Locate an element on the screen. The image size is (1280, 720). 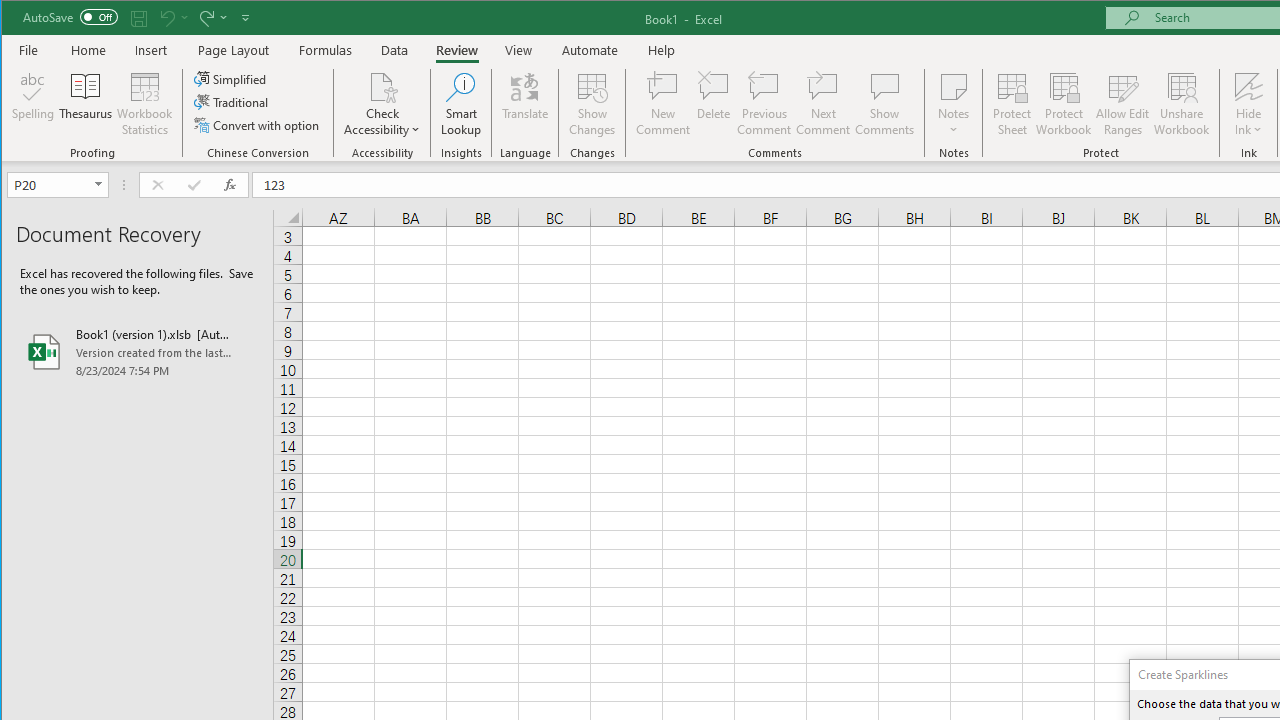
'Book1 (version 1).xlsb  [AutoRecovered]' is located at coordinates (136, 351).